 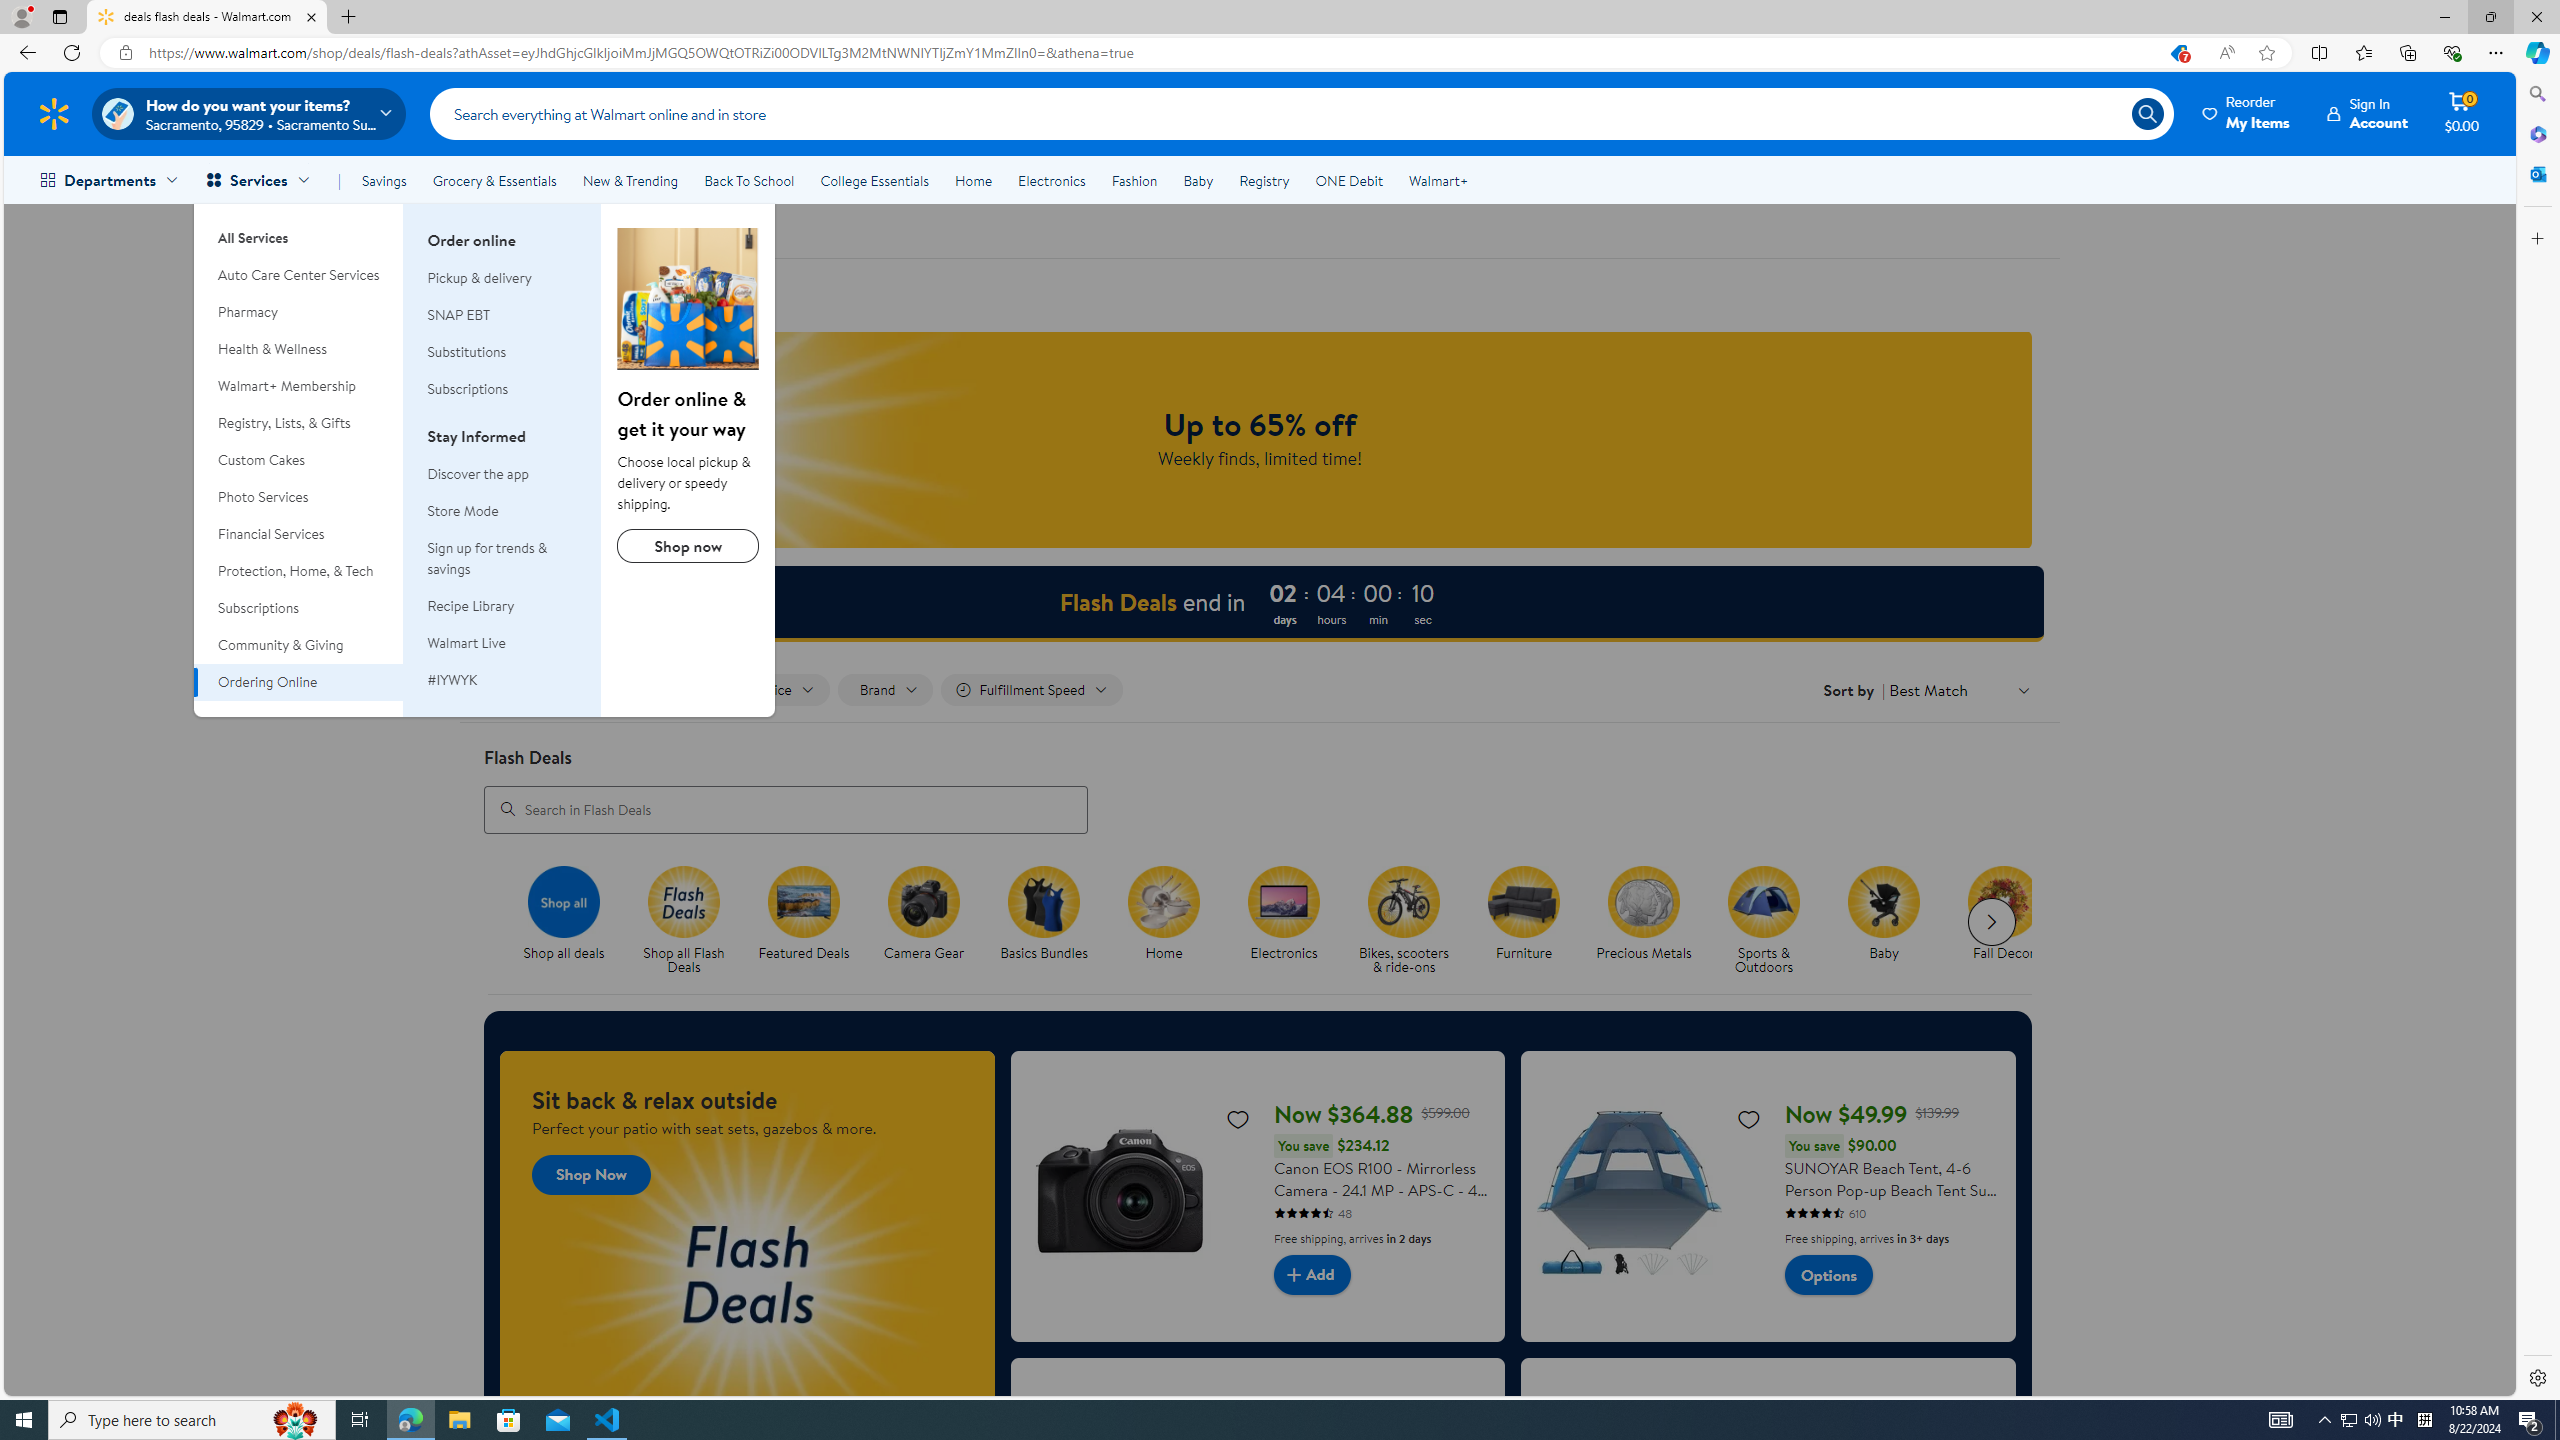 What do you see at coordinates (2002, 914) in the screenshot?
I see `'Fall Decor Fall Decor'` at bounding box center [2002, 914].